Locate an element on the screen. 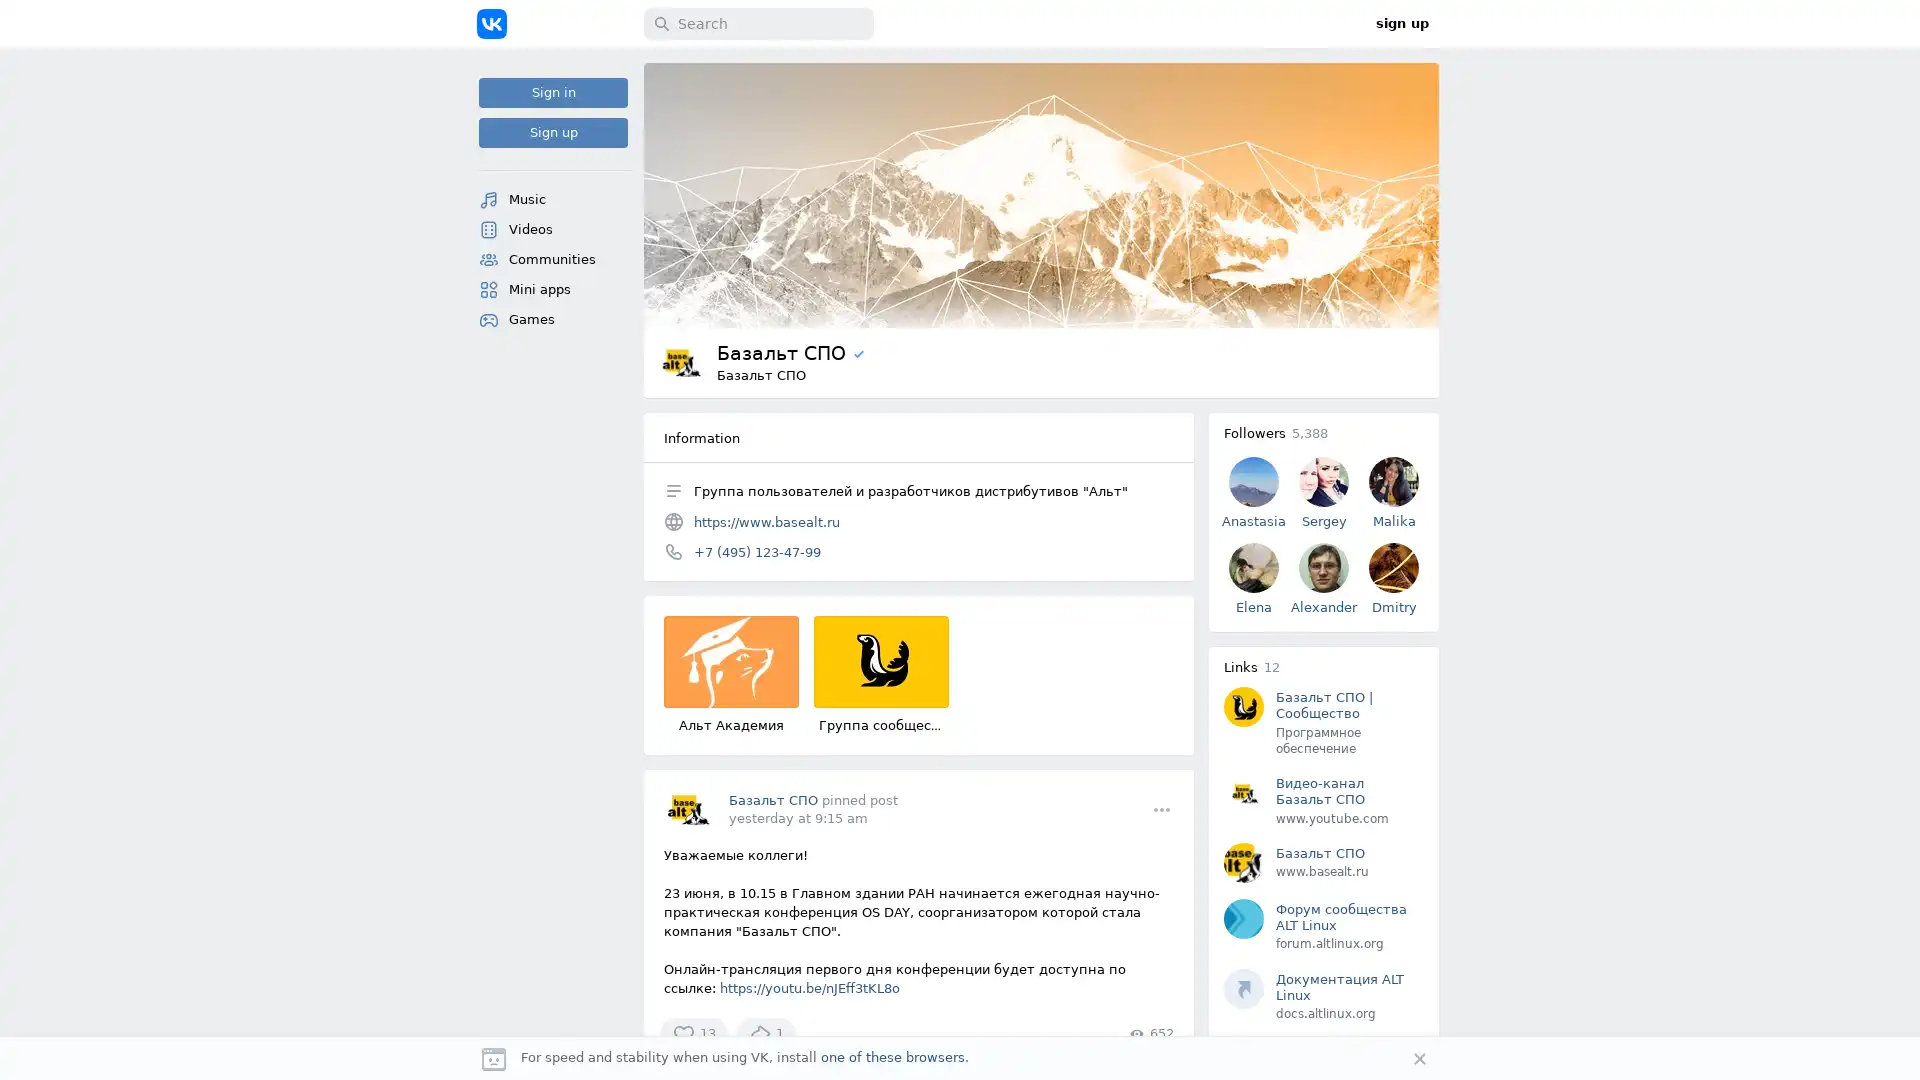 This screenshot has height=1080, width=1920. Sign in is located at coordinates (553, 92).